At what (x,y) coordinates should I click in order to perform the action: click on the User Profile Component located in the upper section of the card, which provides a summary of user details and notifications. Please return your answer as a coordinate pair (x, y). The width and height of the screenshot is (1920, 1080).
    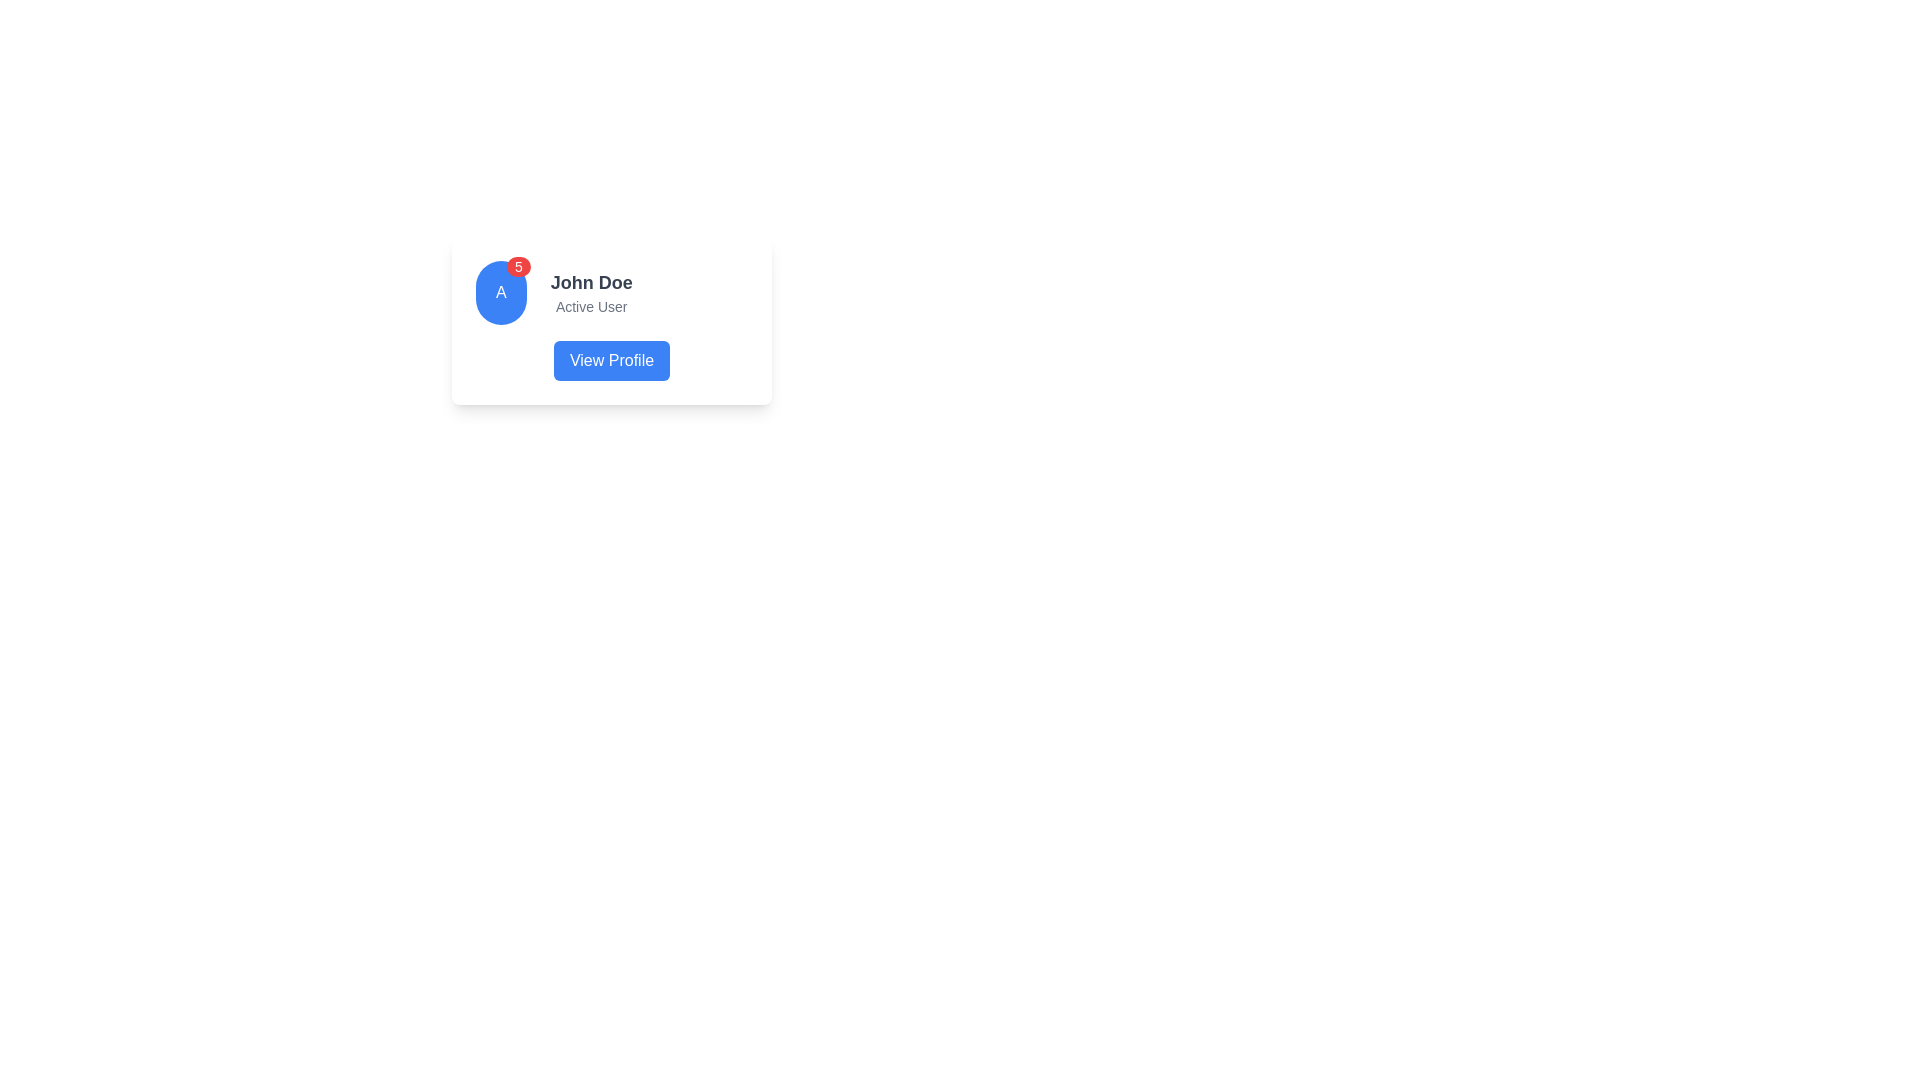
    Looking at the image, I should click on (610, 293).